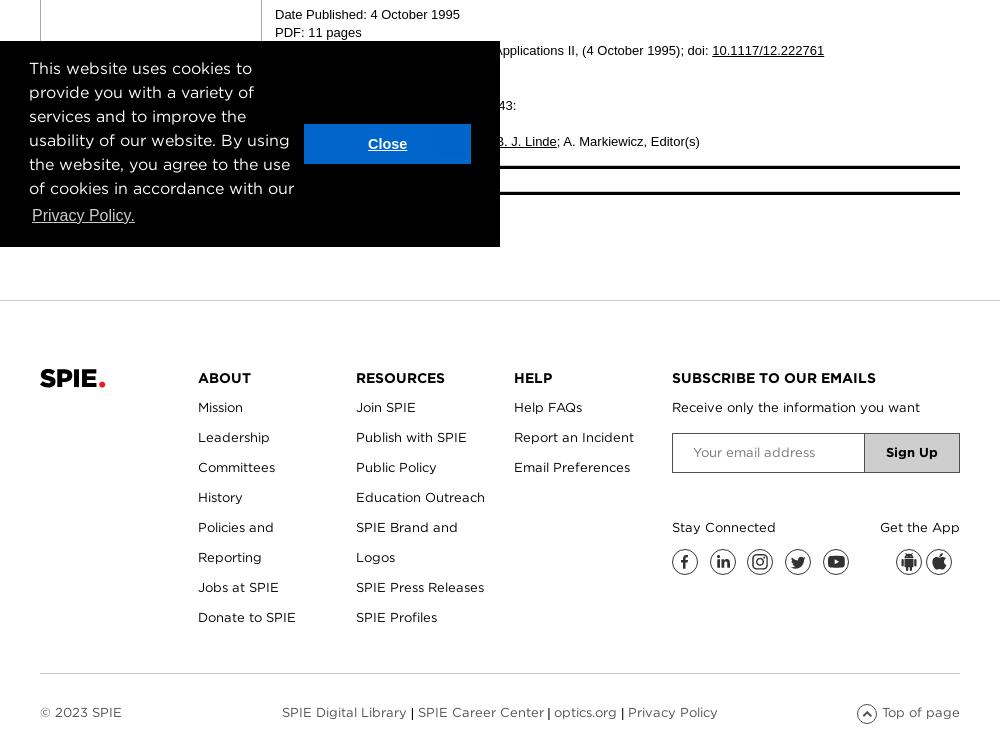 This screenshot has width=1000, height=753. What do you see at coordinates (298, 178) in the screenshot?
I see `'© SPIE.'` at bounding box center [298, 178].